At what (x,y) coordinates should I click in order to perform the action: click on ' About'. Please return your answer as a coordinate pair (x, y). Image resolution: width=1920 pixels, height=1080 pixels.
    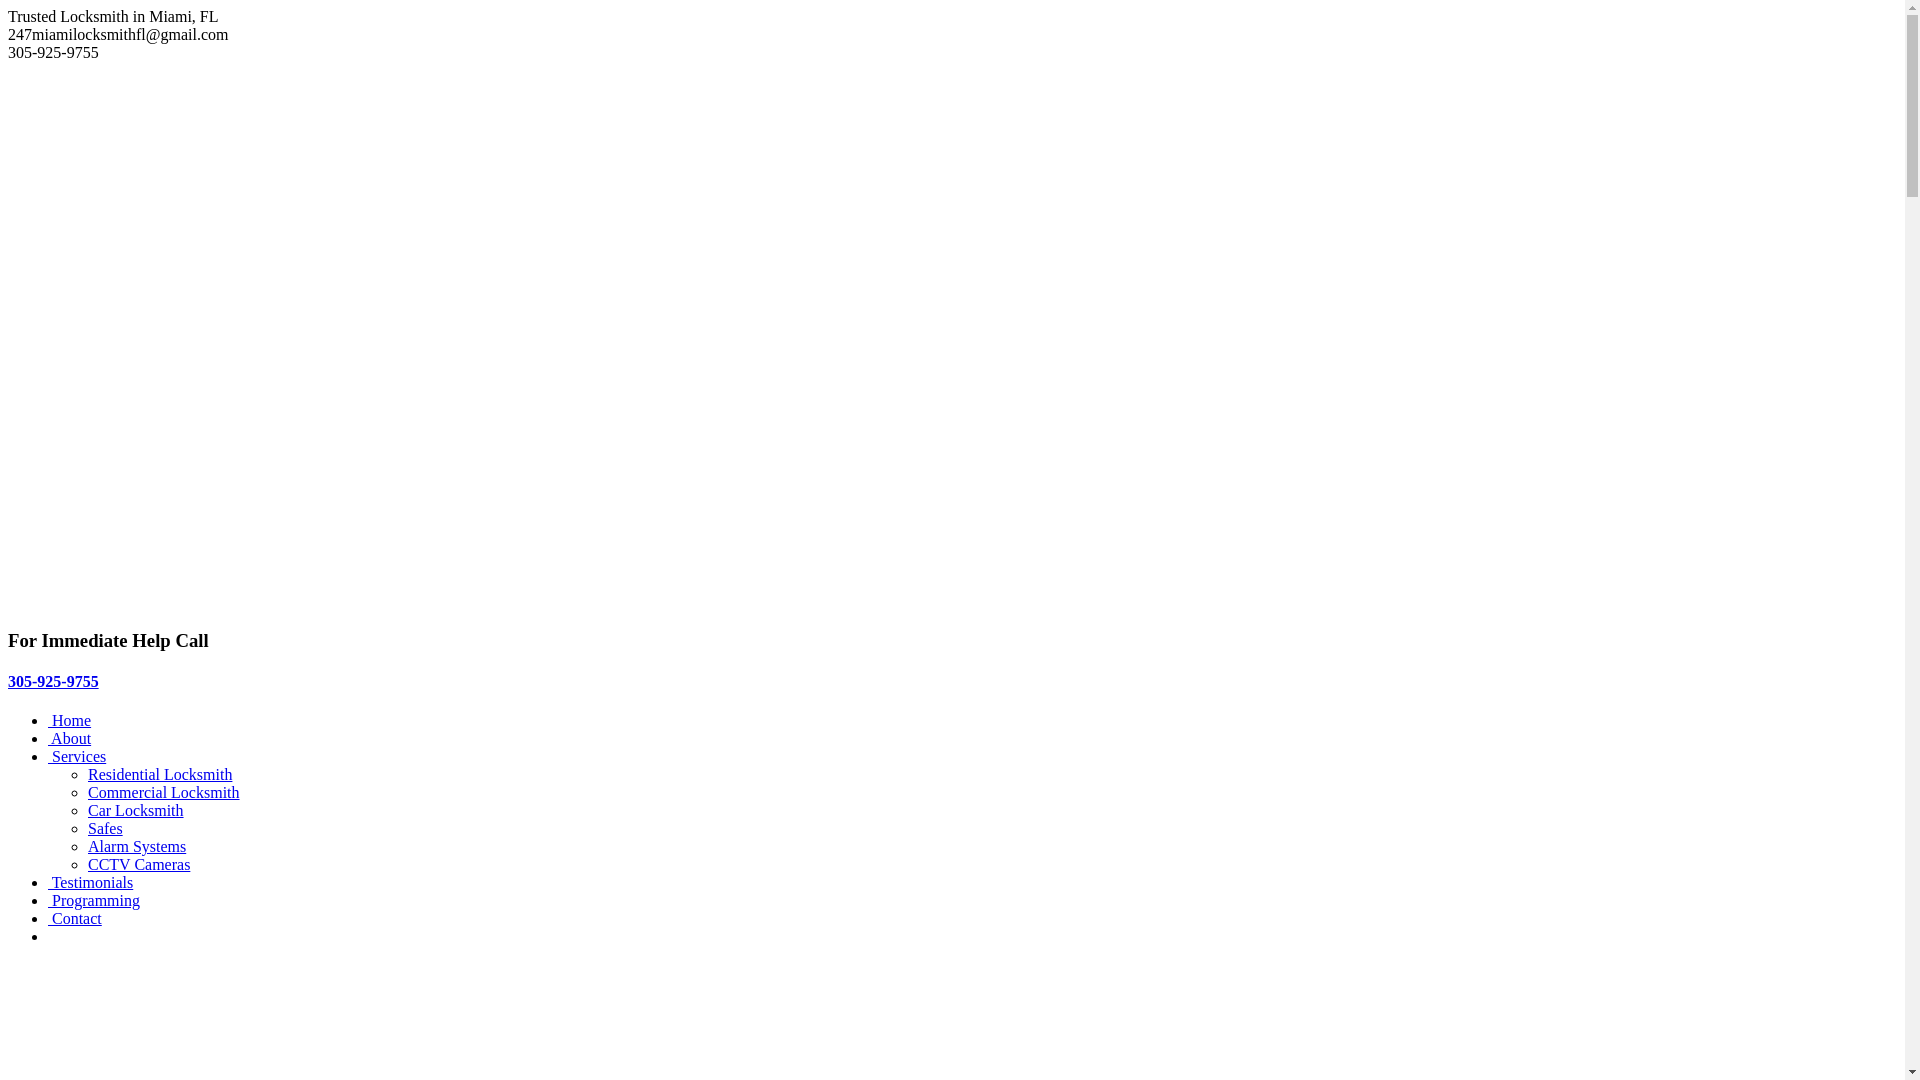
    Looking at the image, I should click on (69, 738).